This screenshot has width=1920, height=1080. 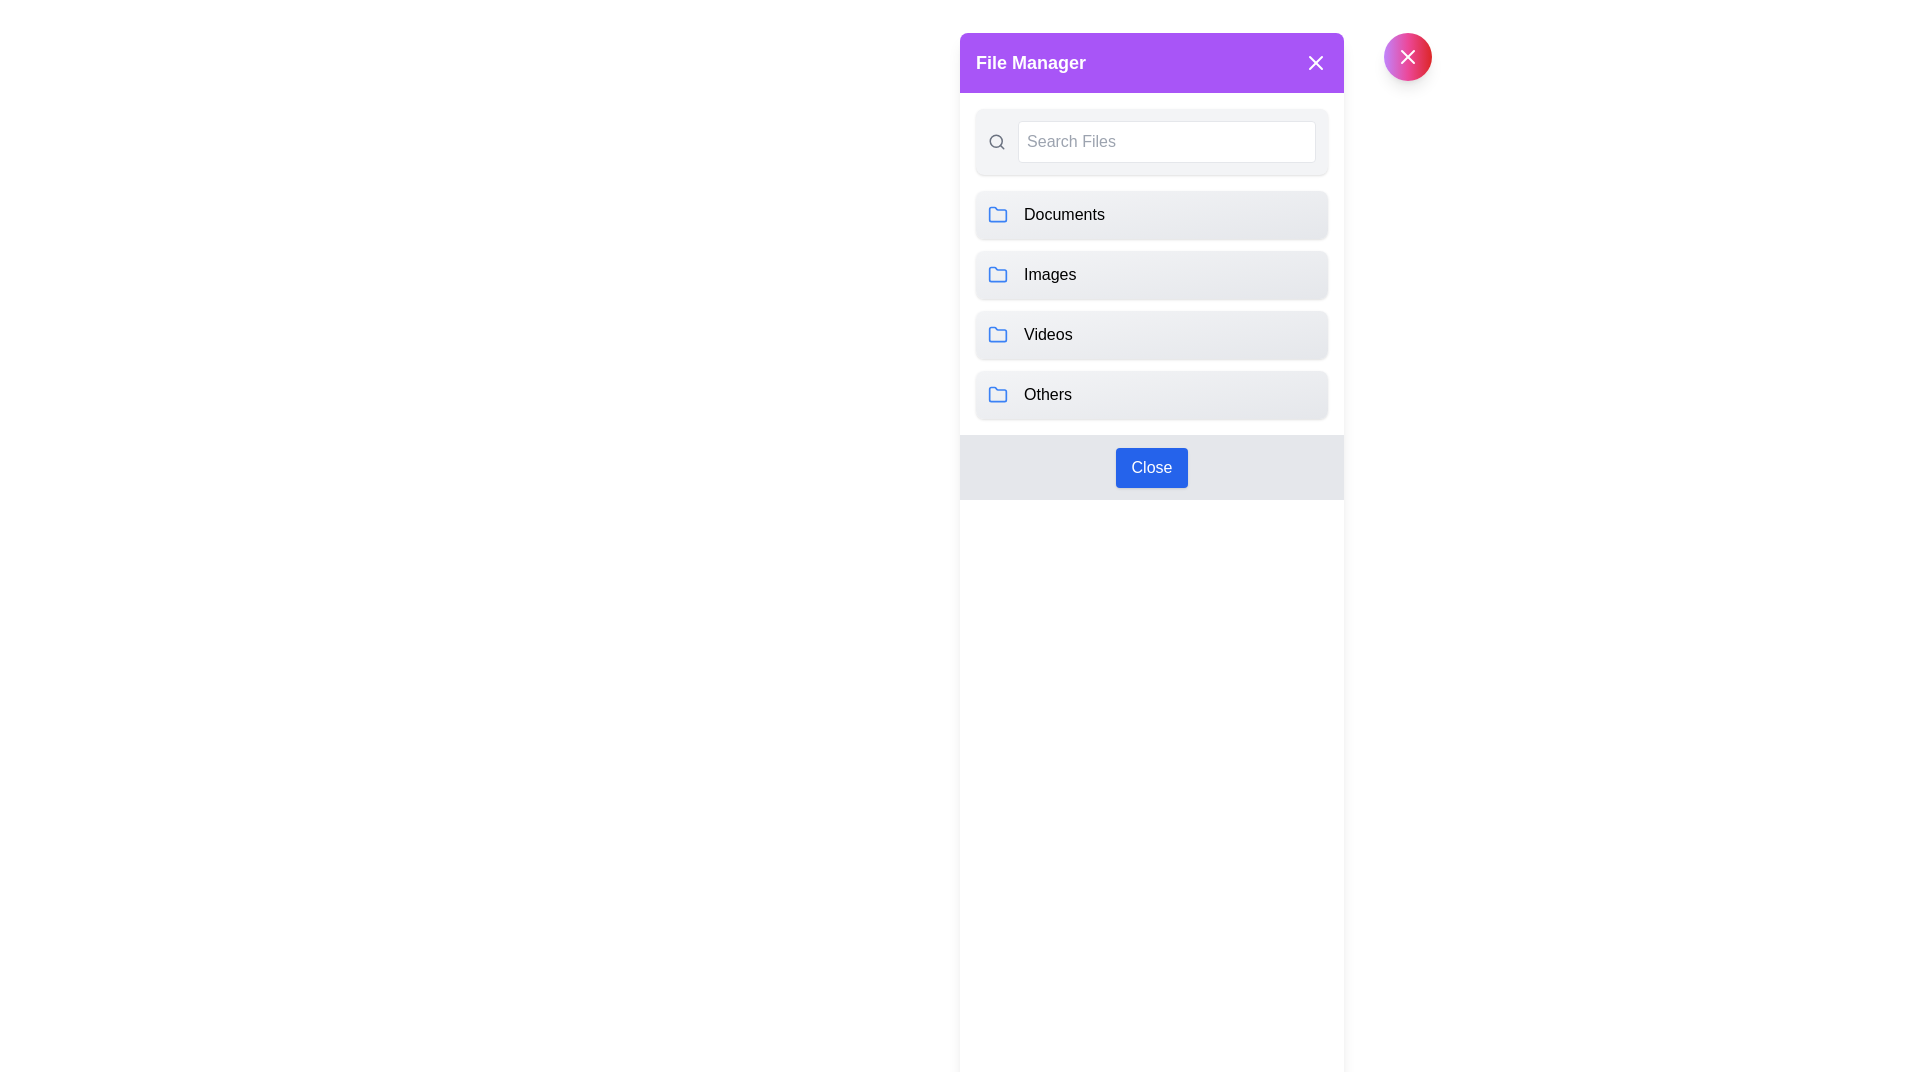 I want to click on the 'Documents', 'Images', 'Videos', or 'Others' row in the List component with selectable rows, so click(x=1152, y=262).